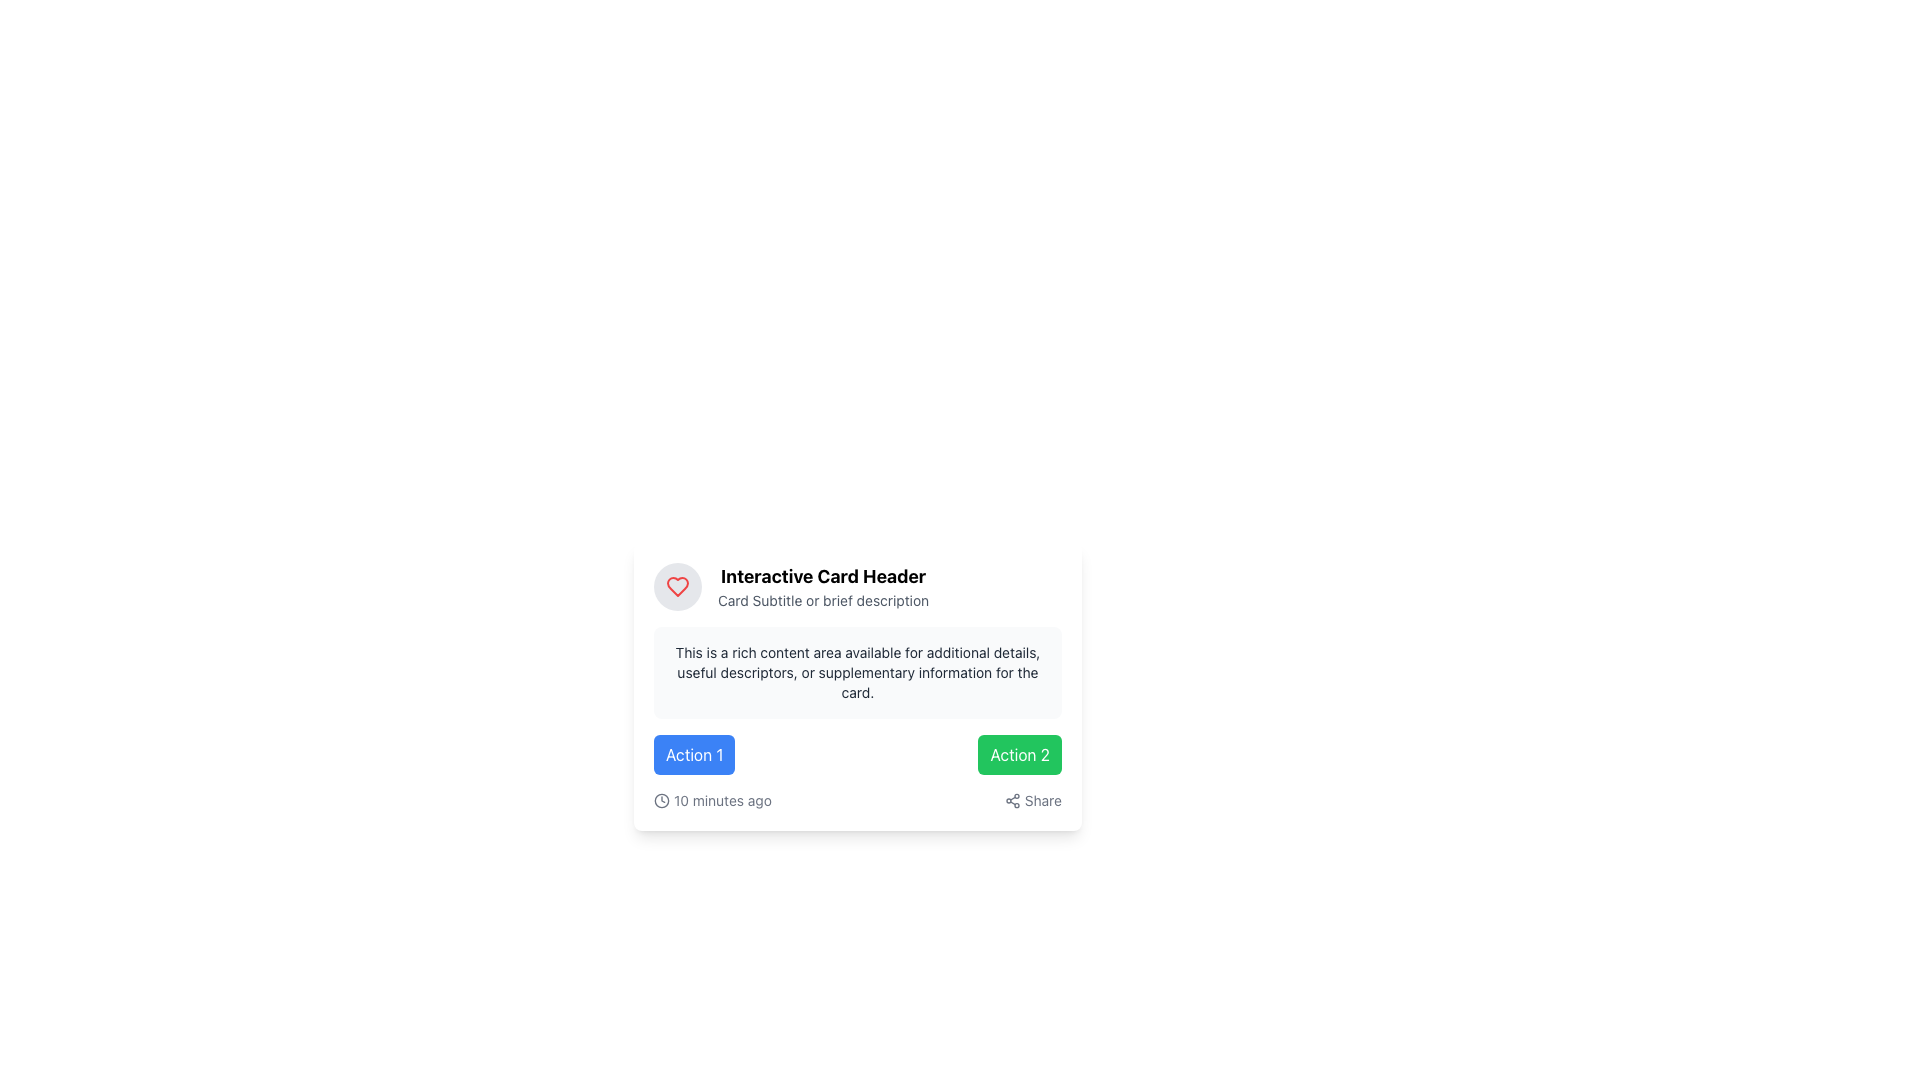 Image resolution: width=1920 pixels, height=1080 pixels. Describe the element at coordinates (823, 600) in the screenshot. I see `supplementary card details from the text label that contains 'Card Subtitle or brief description', located below the 'Interactive Card Header' within the card component` at that location.